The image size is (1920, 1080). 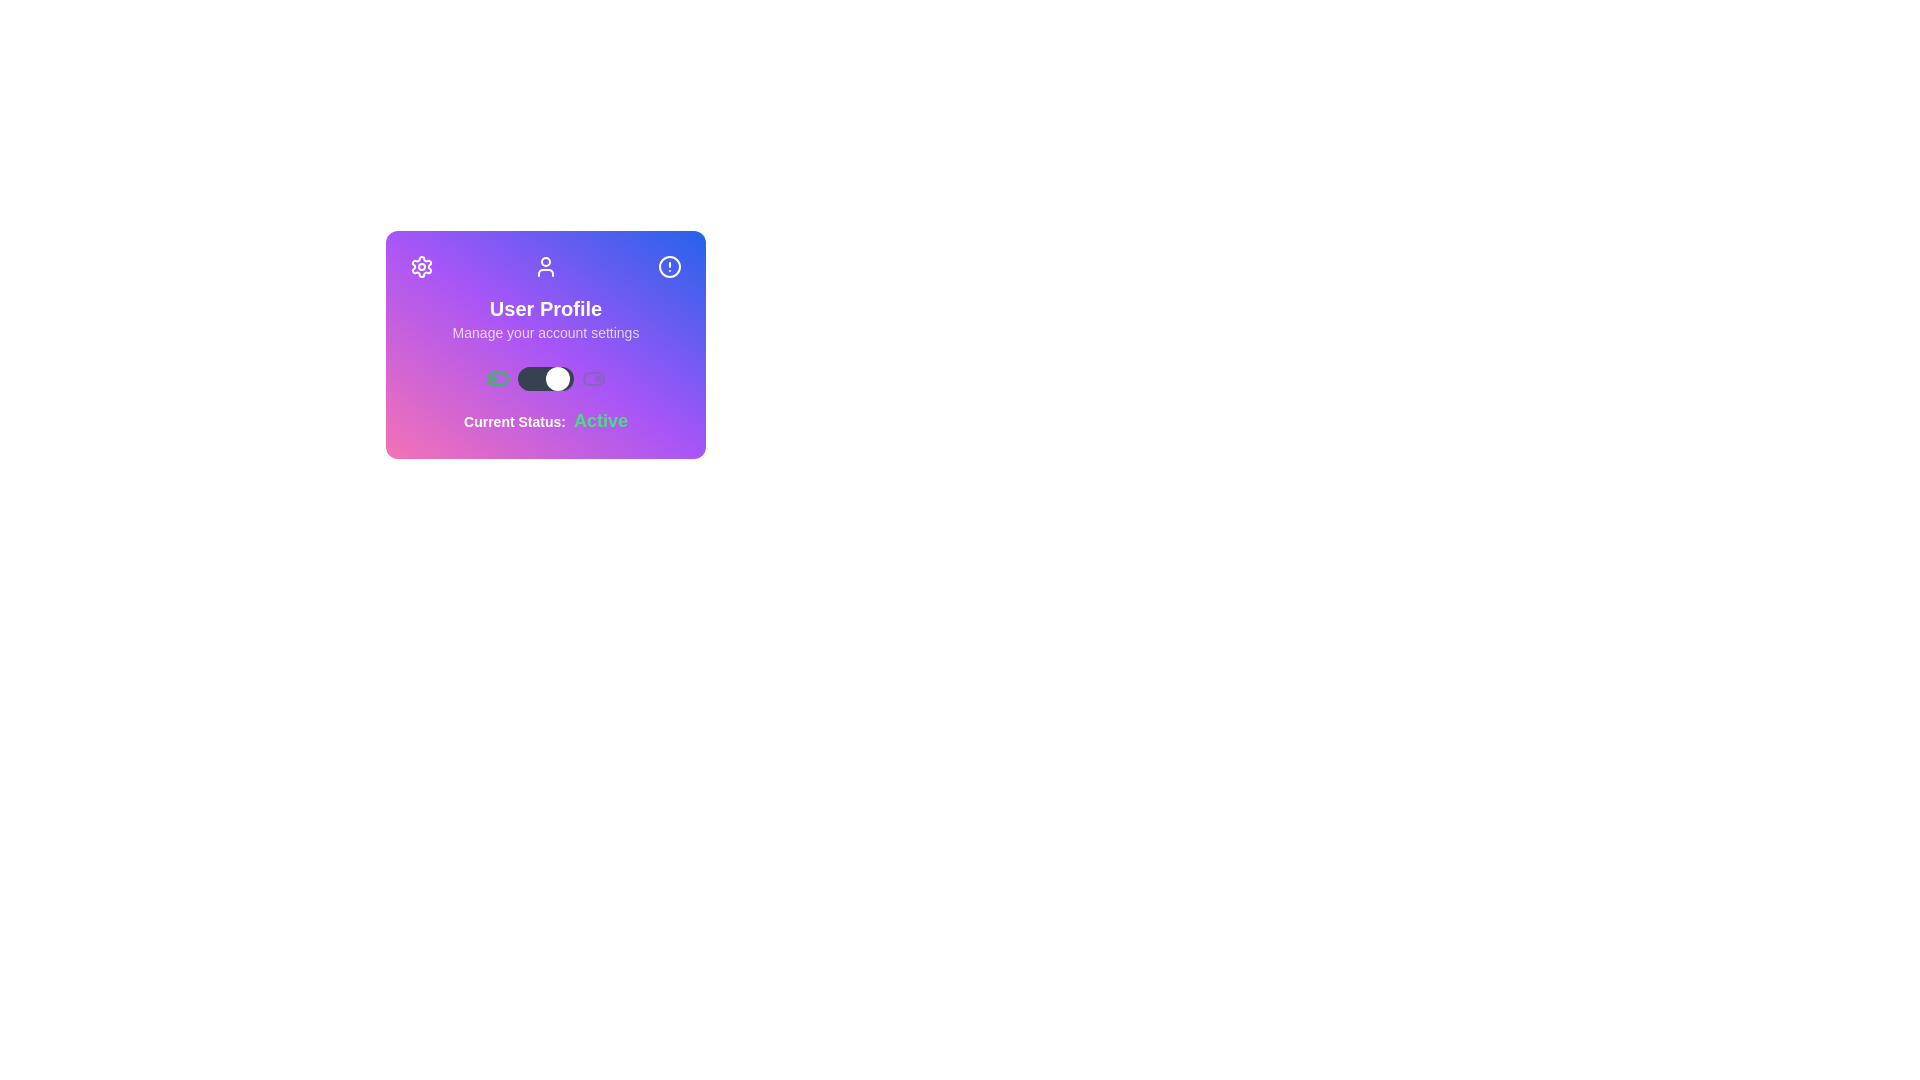 What do you see at coordinates (498, 378) in the screenshot?
I see `the rectangular toggle switch background located within the 'User Profile' card, which is situated between 'Manage your account settings' and 'Current Status: Active'` at bounding box center [498, 378].